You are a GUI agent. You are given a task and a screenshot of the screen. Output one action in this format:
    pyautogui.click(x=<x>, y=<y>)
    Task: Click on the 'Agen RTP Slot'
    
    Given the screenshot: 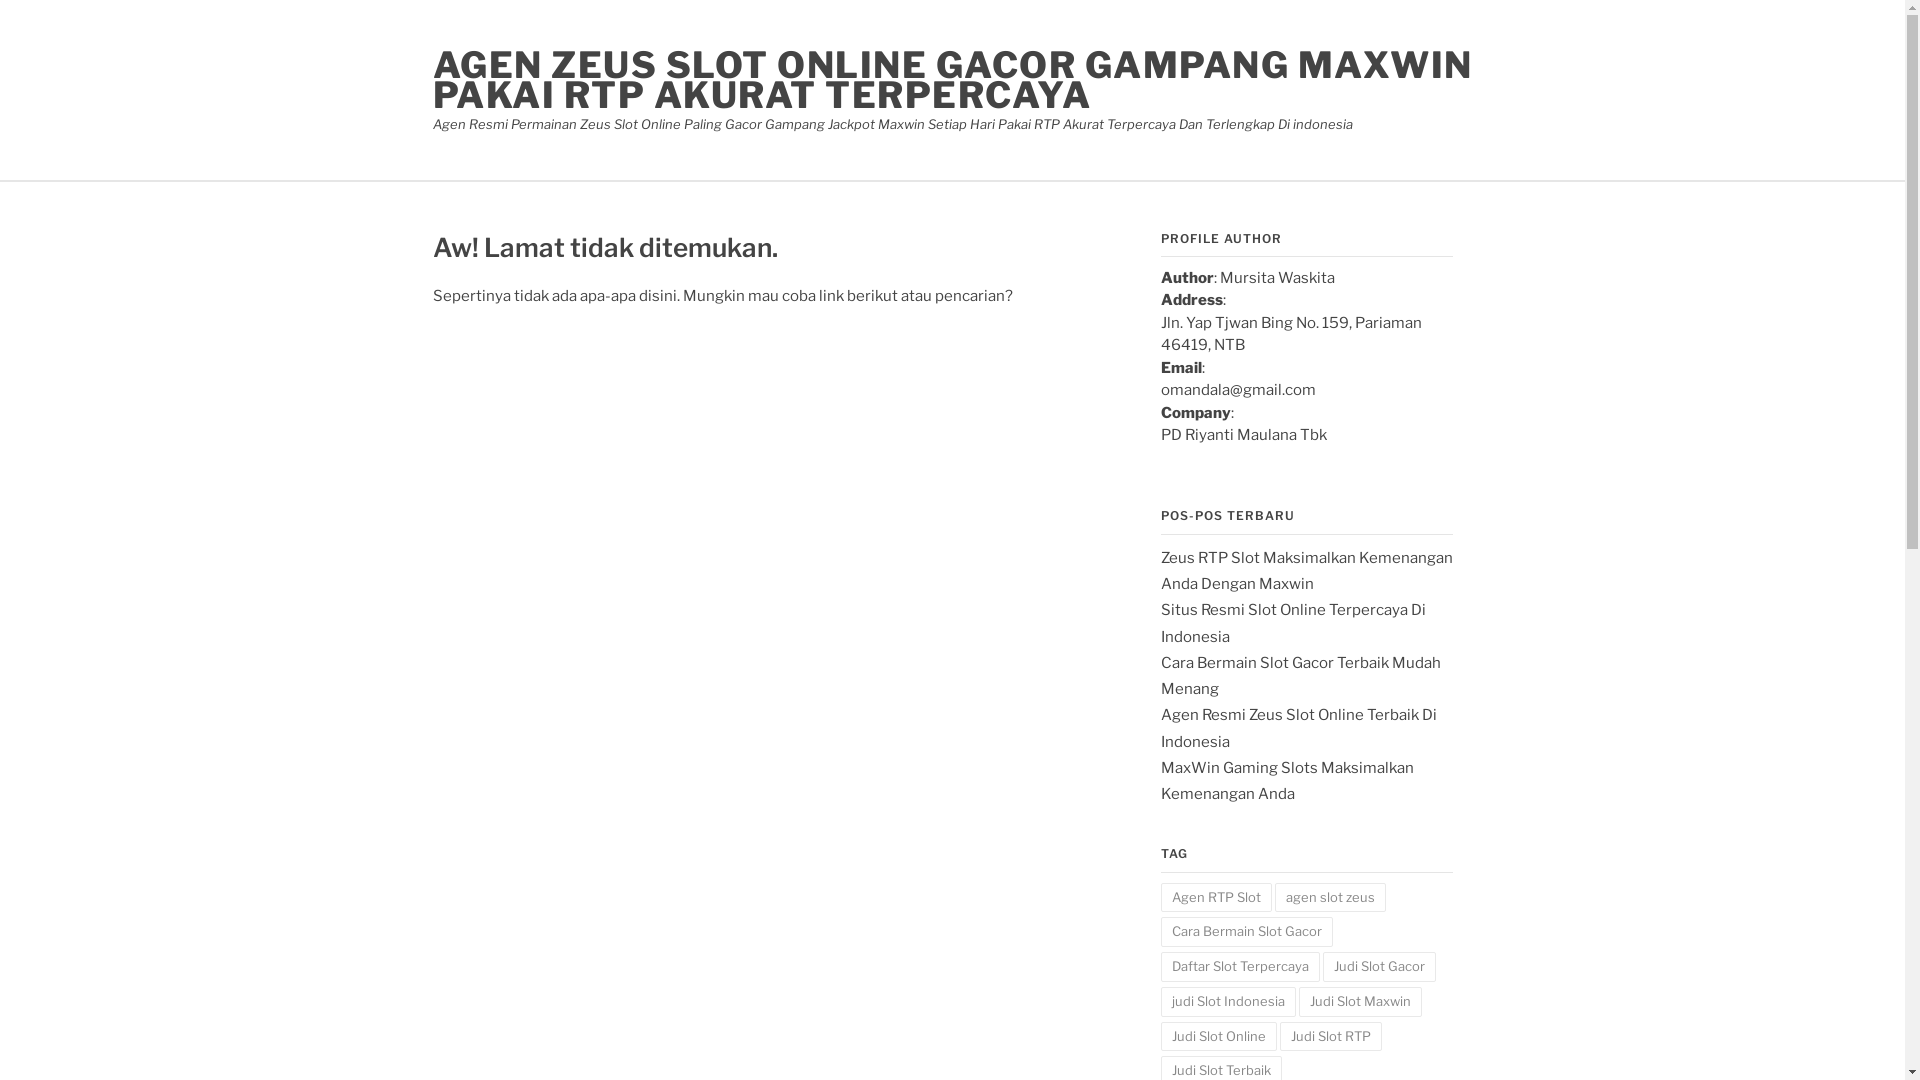 What is the action you would take?
    pyautogui.click(x=1214, y=897)
    